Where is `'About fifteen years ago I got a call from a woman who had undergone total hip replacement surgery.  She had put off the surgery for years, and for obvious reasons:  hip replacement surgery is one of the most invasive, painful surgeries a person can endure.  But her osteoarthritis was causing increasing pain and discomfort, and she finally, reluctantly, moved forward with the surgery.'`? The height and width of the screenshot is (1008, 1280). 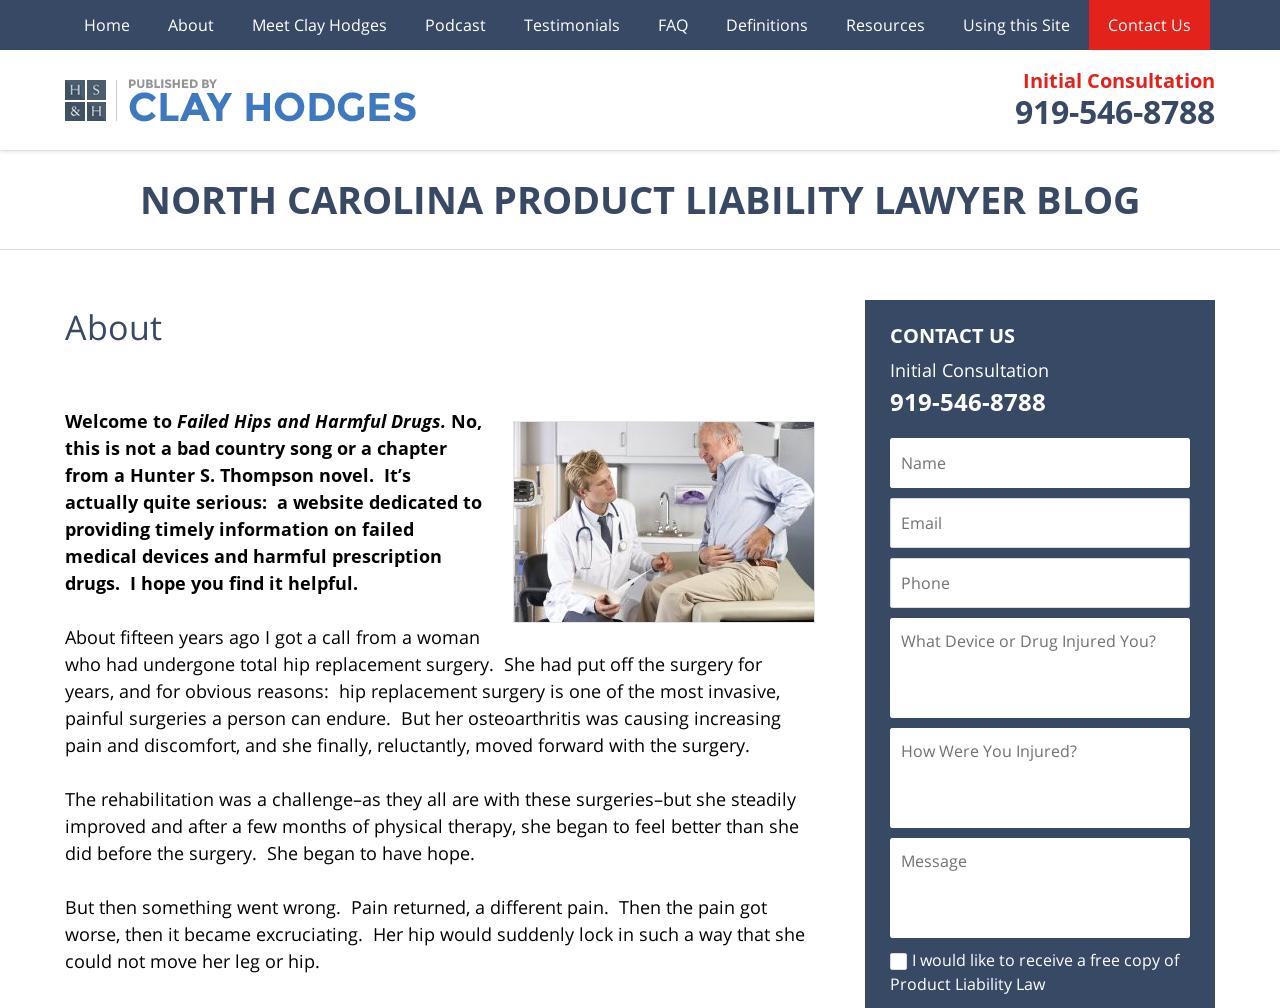
'About fifteen years ago I got a call from a woman who had undergone total hip replacement surgery.  She had put off the surgery for years, and for obvious reasons:  hip replacement surgery is one of the most invasive, painful surgeries a person can endure.  But her osteoarthritis was causing increasing pain and discomfort, and she finally, reluctantly, moved forward with the surgery.' is located at coordinates (422, 690).